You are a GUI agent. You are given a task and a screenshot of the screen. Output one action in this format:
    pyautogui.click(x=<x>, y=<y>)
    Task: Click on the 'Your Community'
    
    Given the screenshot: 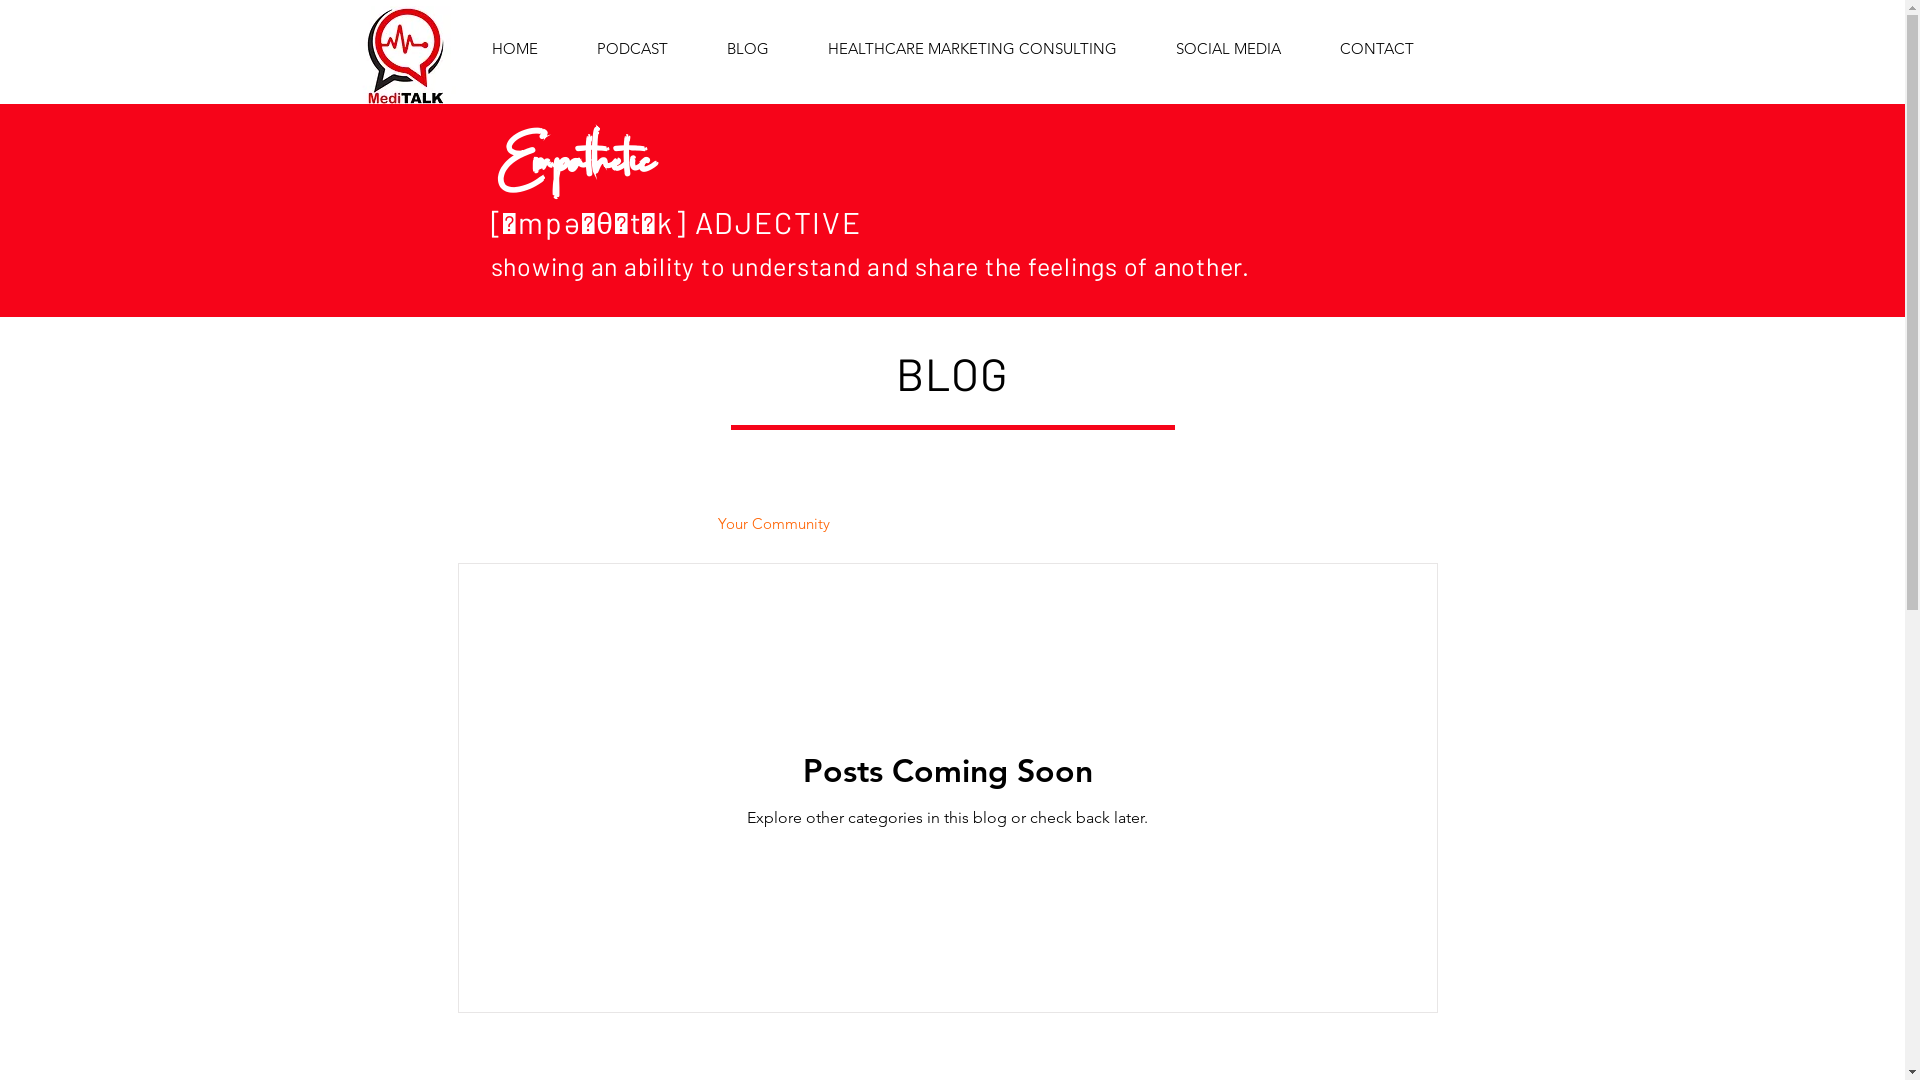 What is the action you would take?
    pyautogui.click(x=718, y=522)
    